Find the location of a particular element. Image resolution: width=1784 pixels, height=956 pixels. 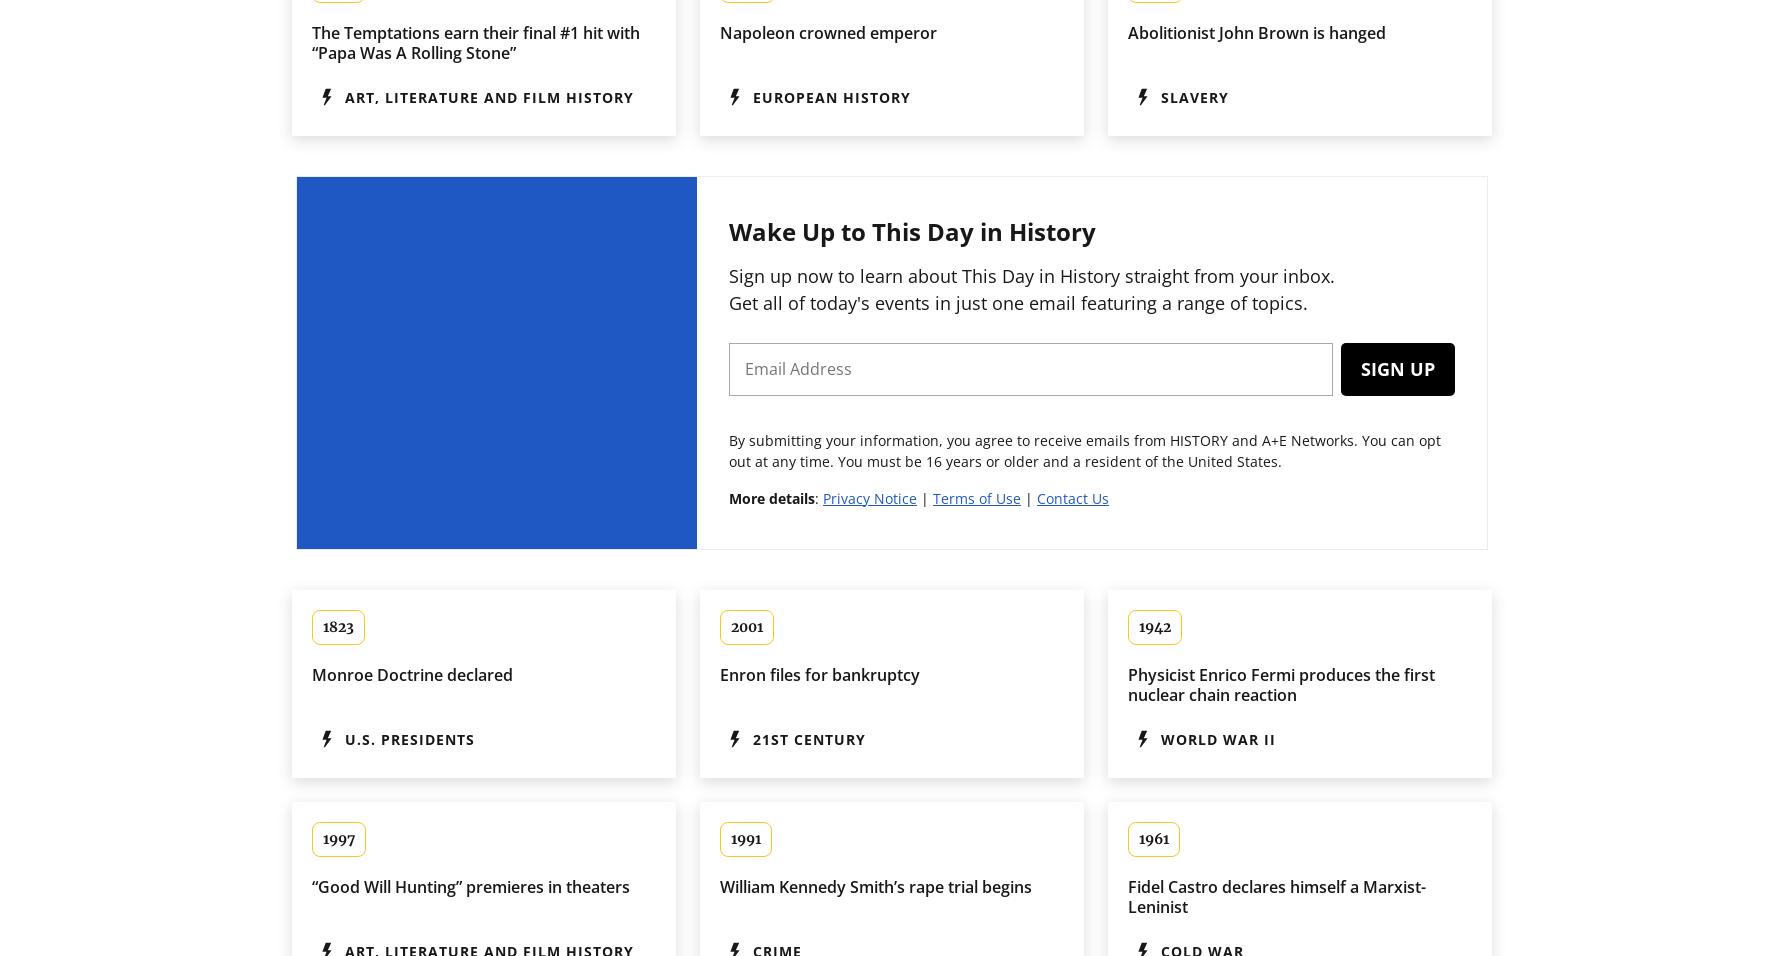

'European History' is located at coordinates (831, 95).